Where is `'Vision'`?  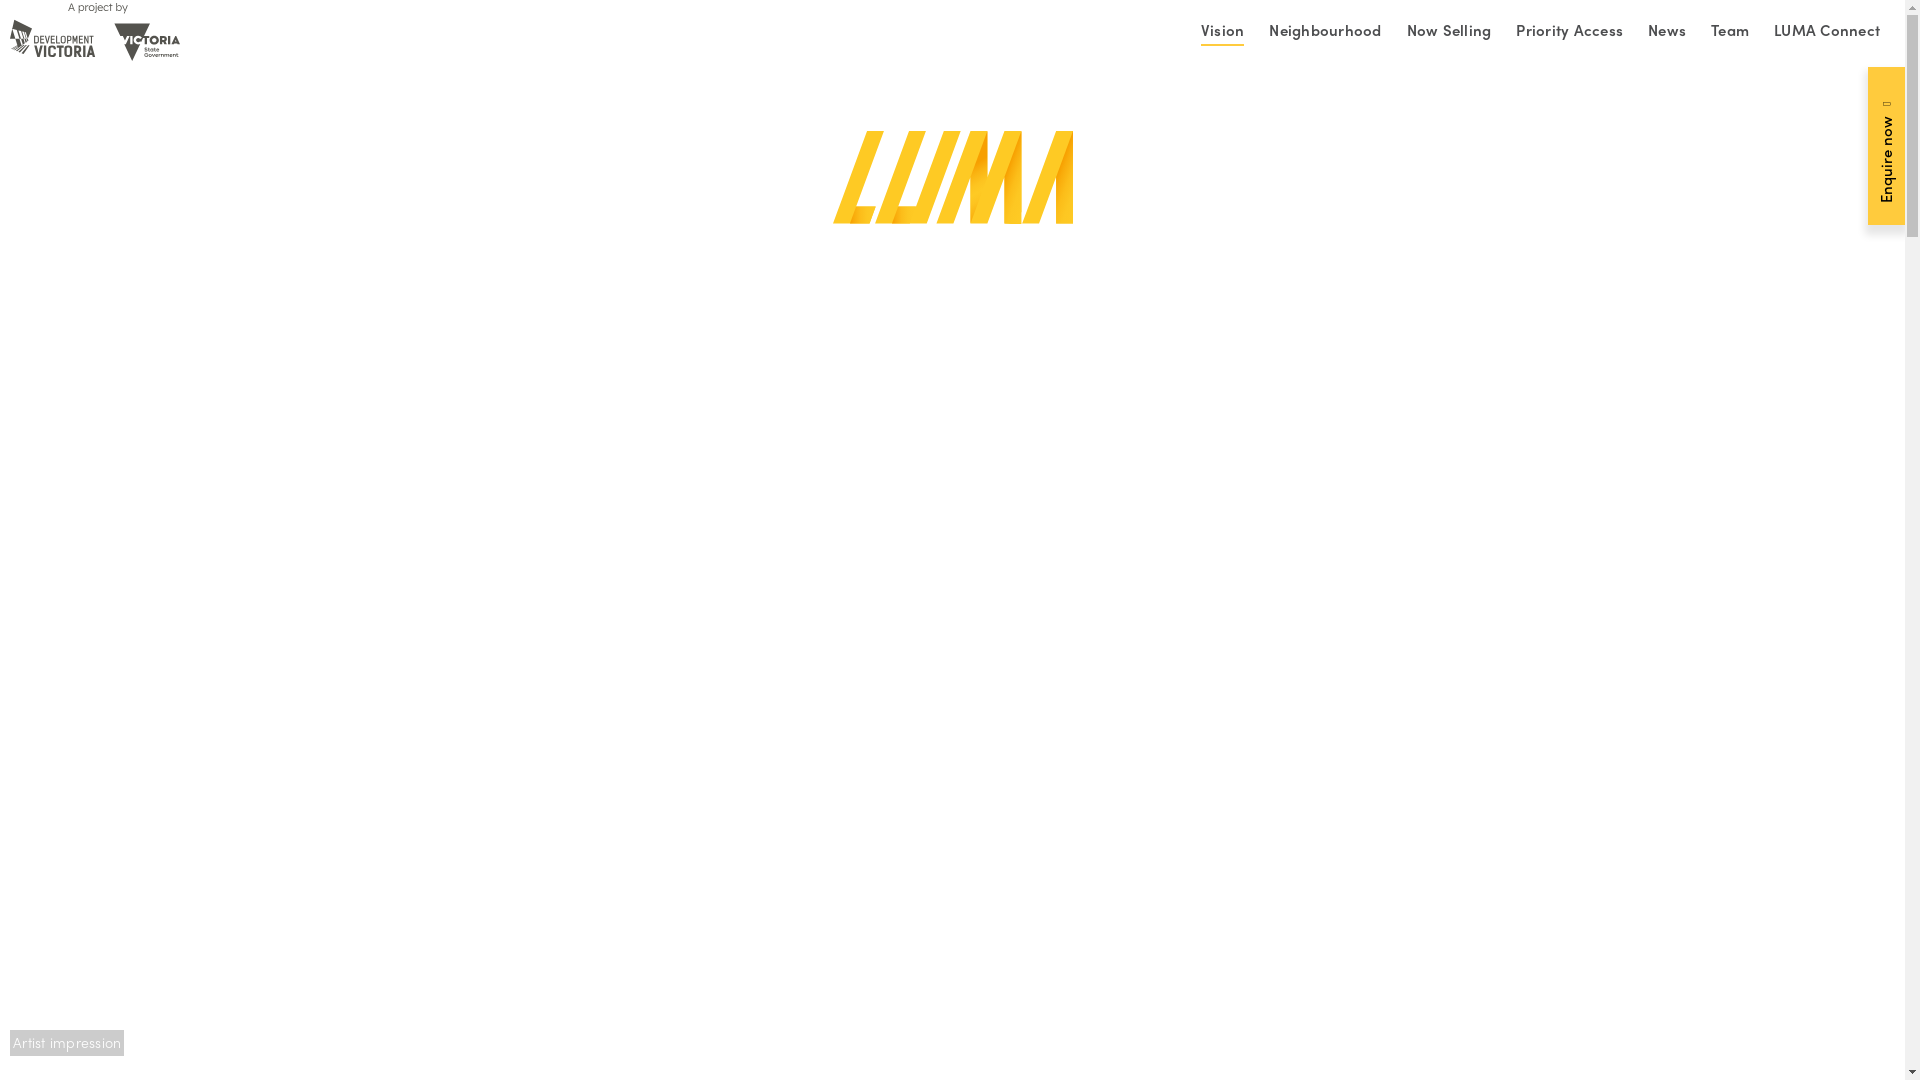
'Vision' is located at coordinates (1222, 33).